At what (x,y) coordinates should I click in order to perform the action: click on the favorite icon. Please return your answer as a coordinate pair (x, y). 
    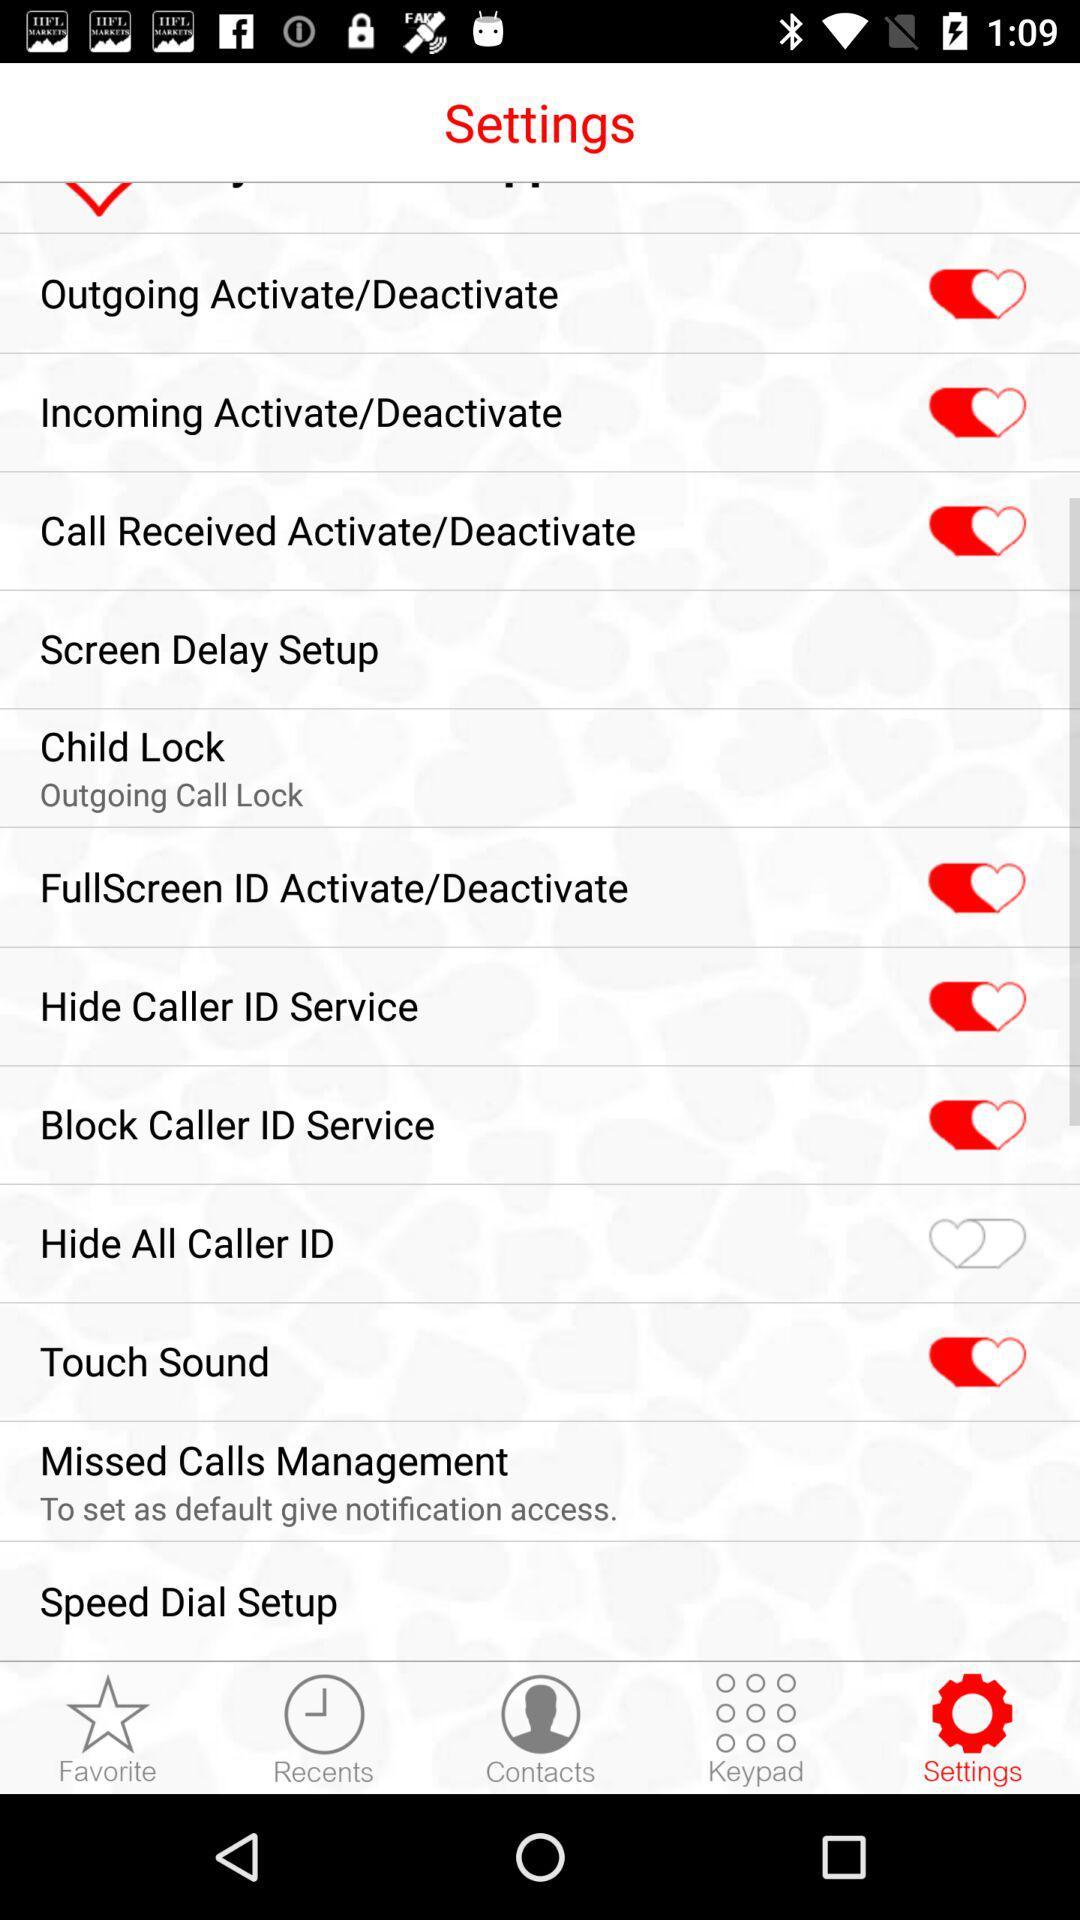
    Looking at the image, I should click on (974, 1361).